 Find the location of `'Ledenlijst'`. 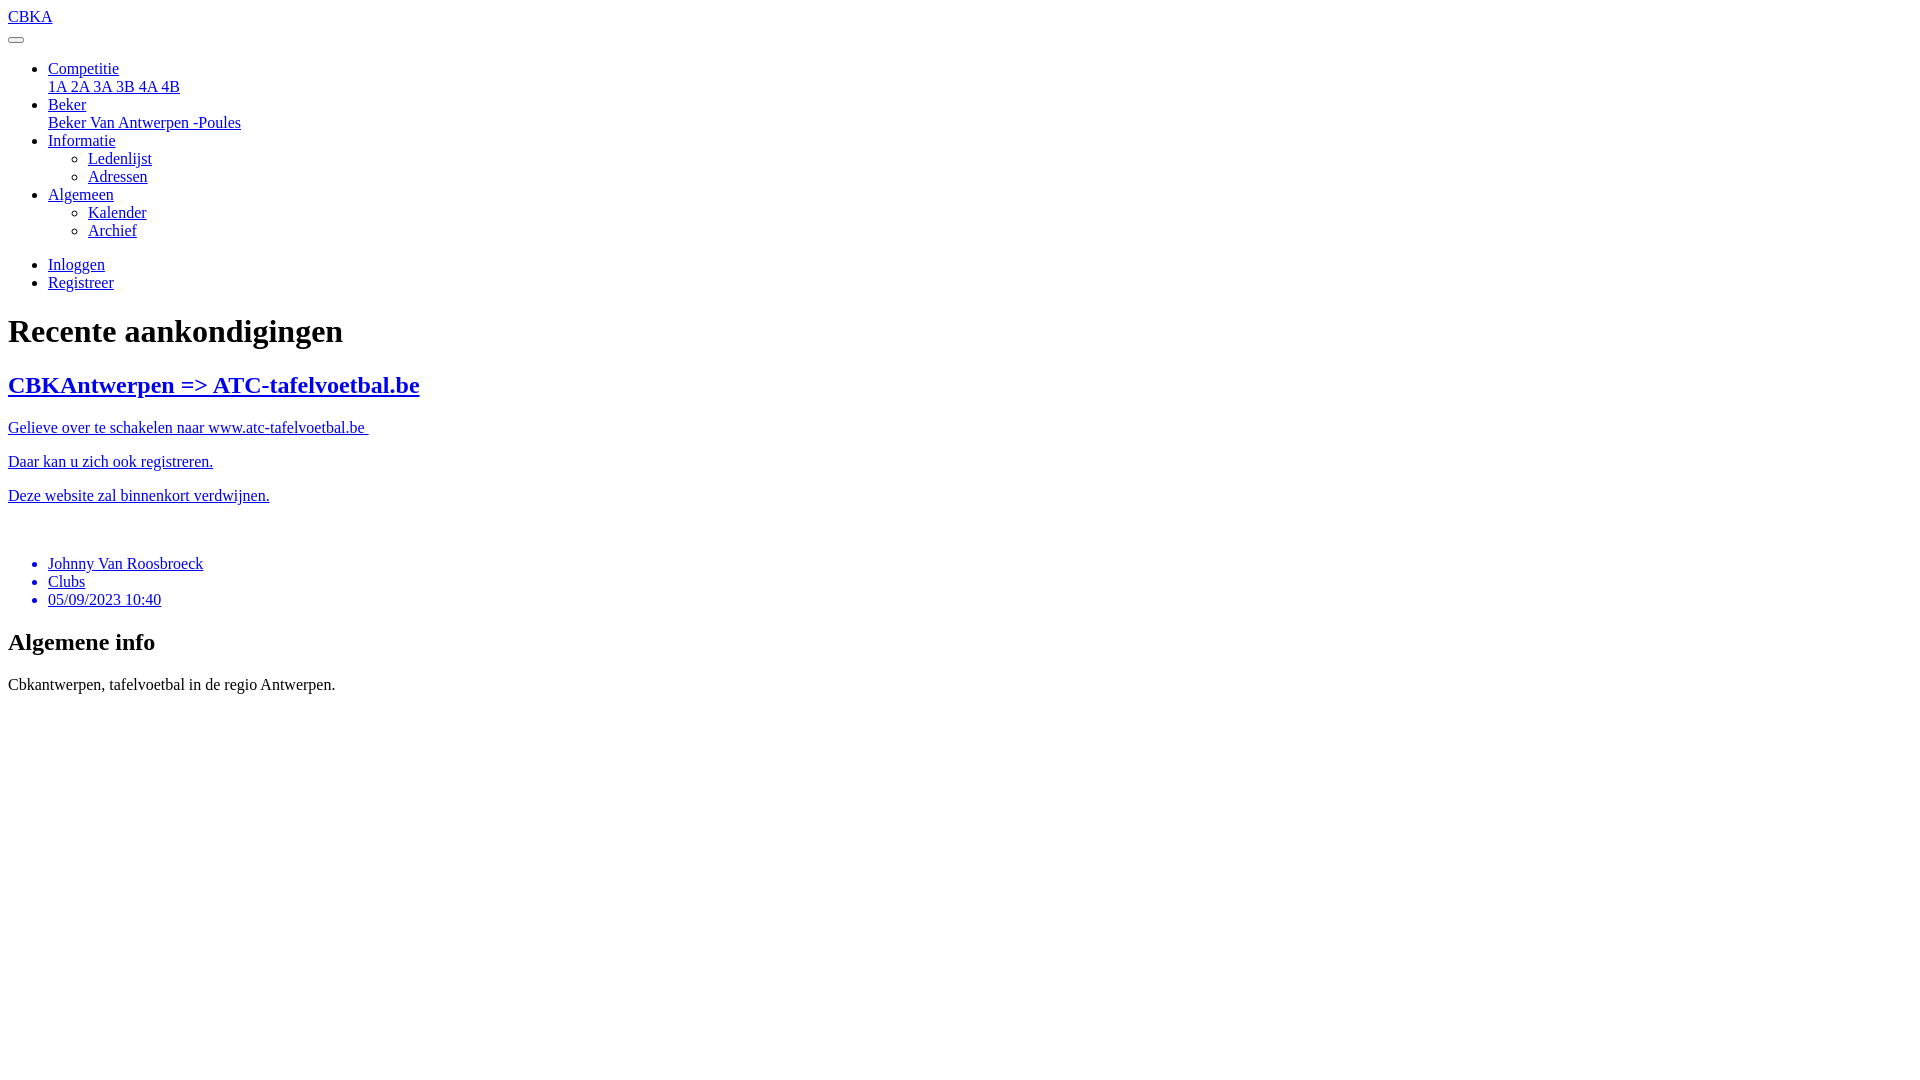

'Ledenlijst' is located at coordinates (119, 157).